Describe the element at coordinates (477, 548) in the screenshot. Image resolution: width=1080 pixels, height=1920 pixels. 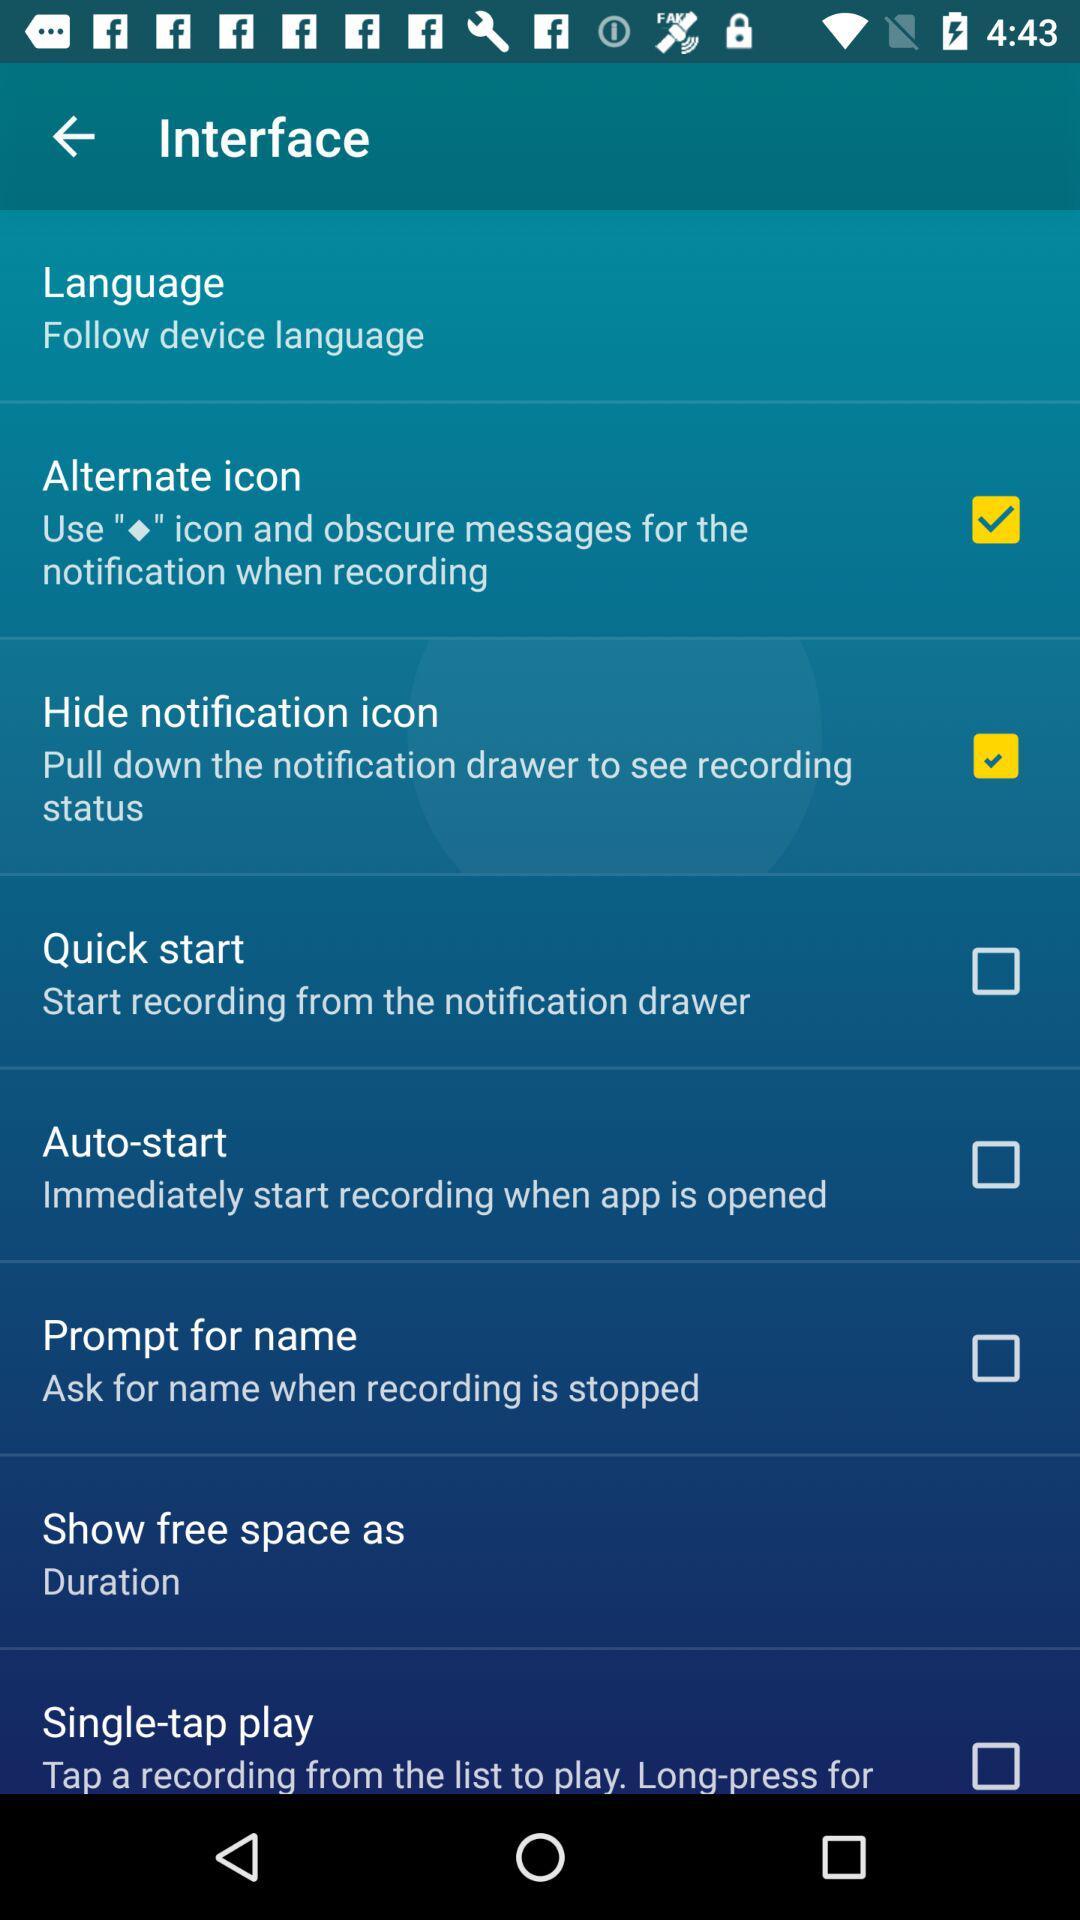
I see `the use icon and icon` at that location.